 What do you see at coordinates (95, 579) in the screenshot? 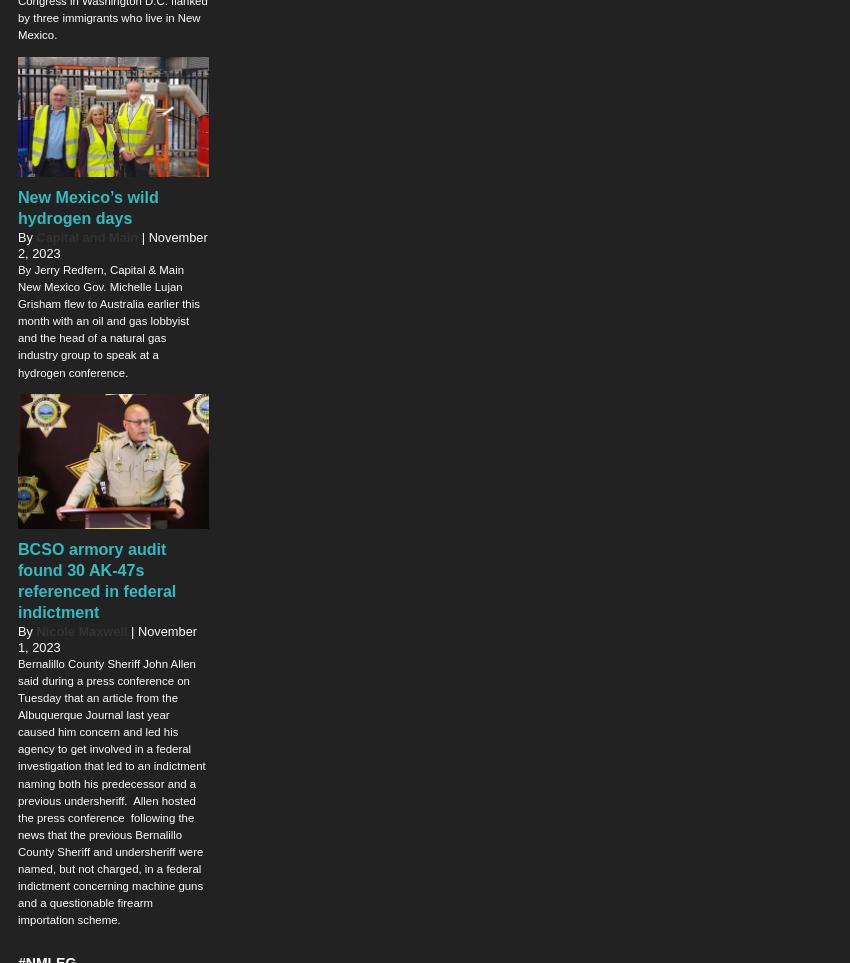
I see `'BCSO armory audit found 30 AK-47s referenced in federal indictment'` at bounding box center [95, 579].